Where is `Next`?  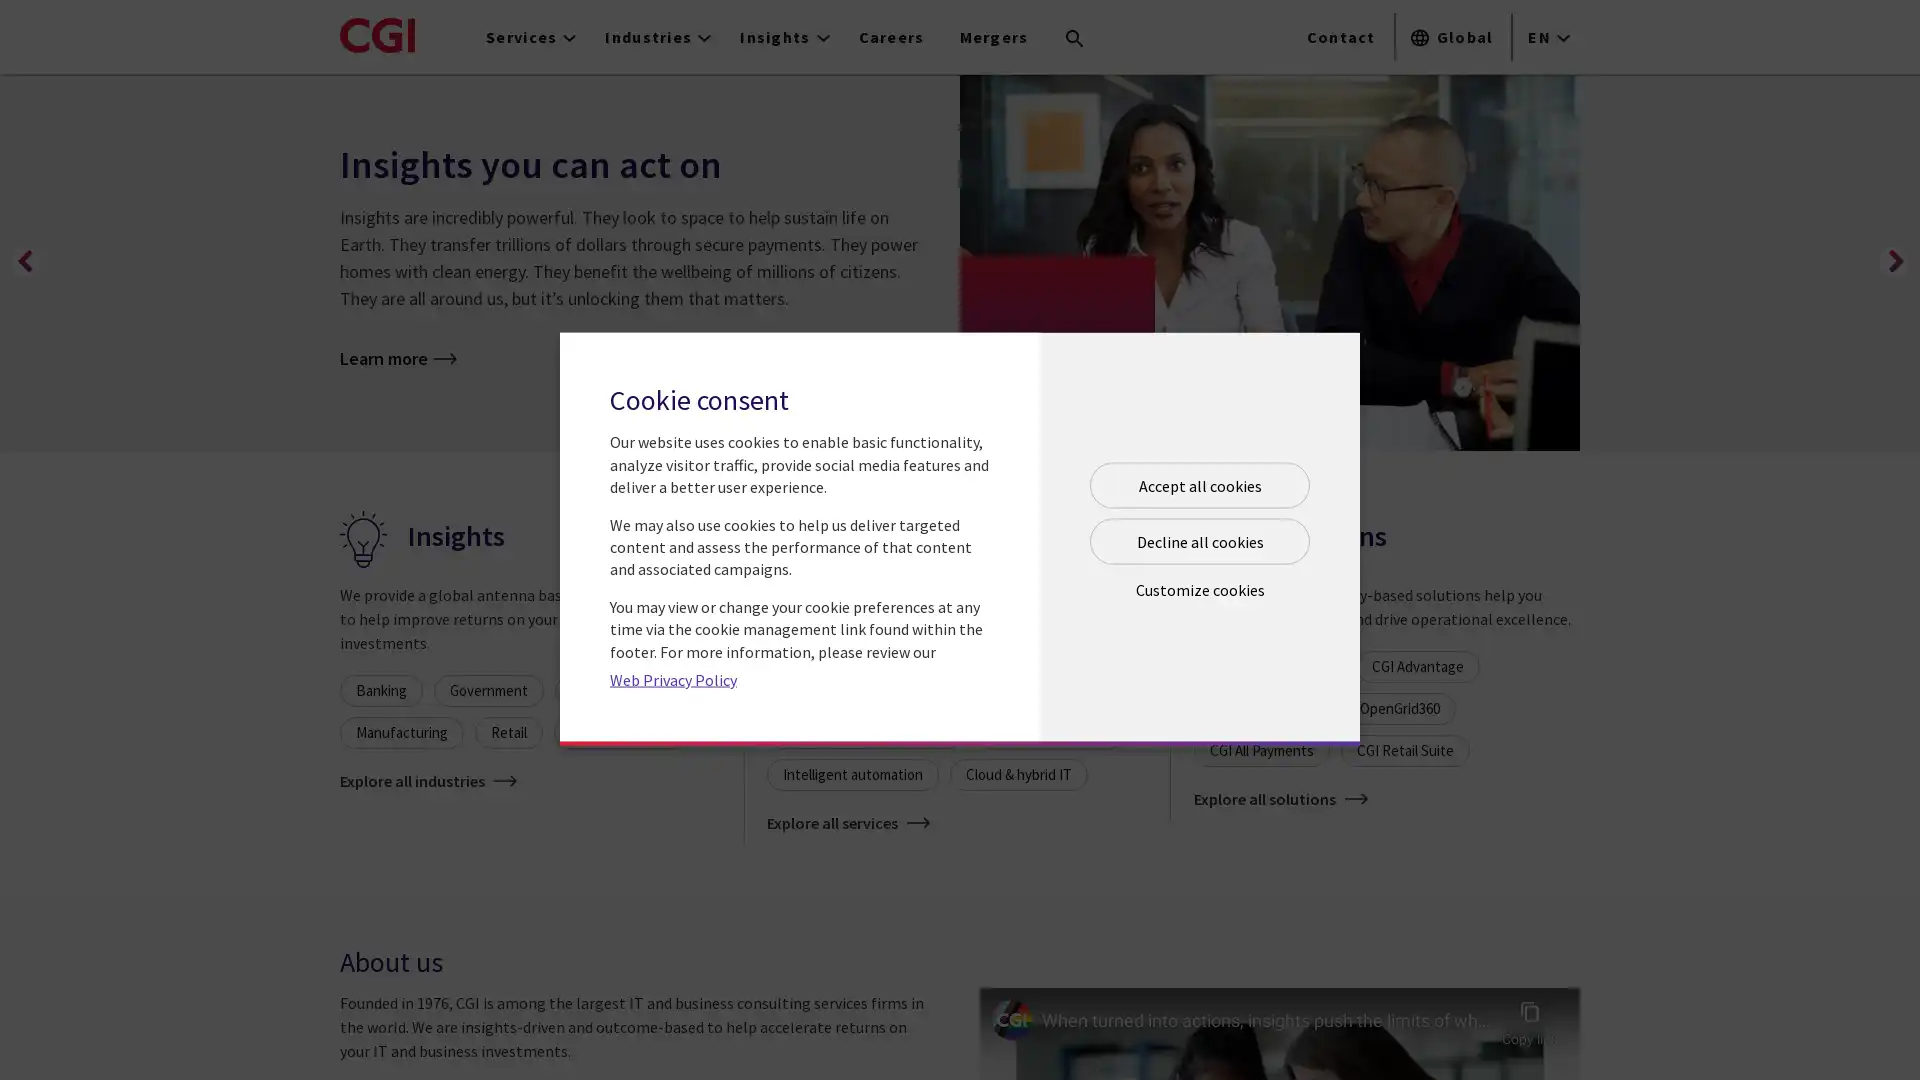 Next is located at coordinates (1893, 260).